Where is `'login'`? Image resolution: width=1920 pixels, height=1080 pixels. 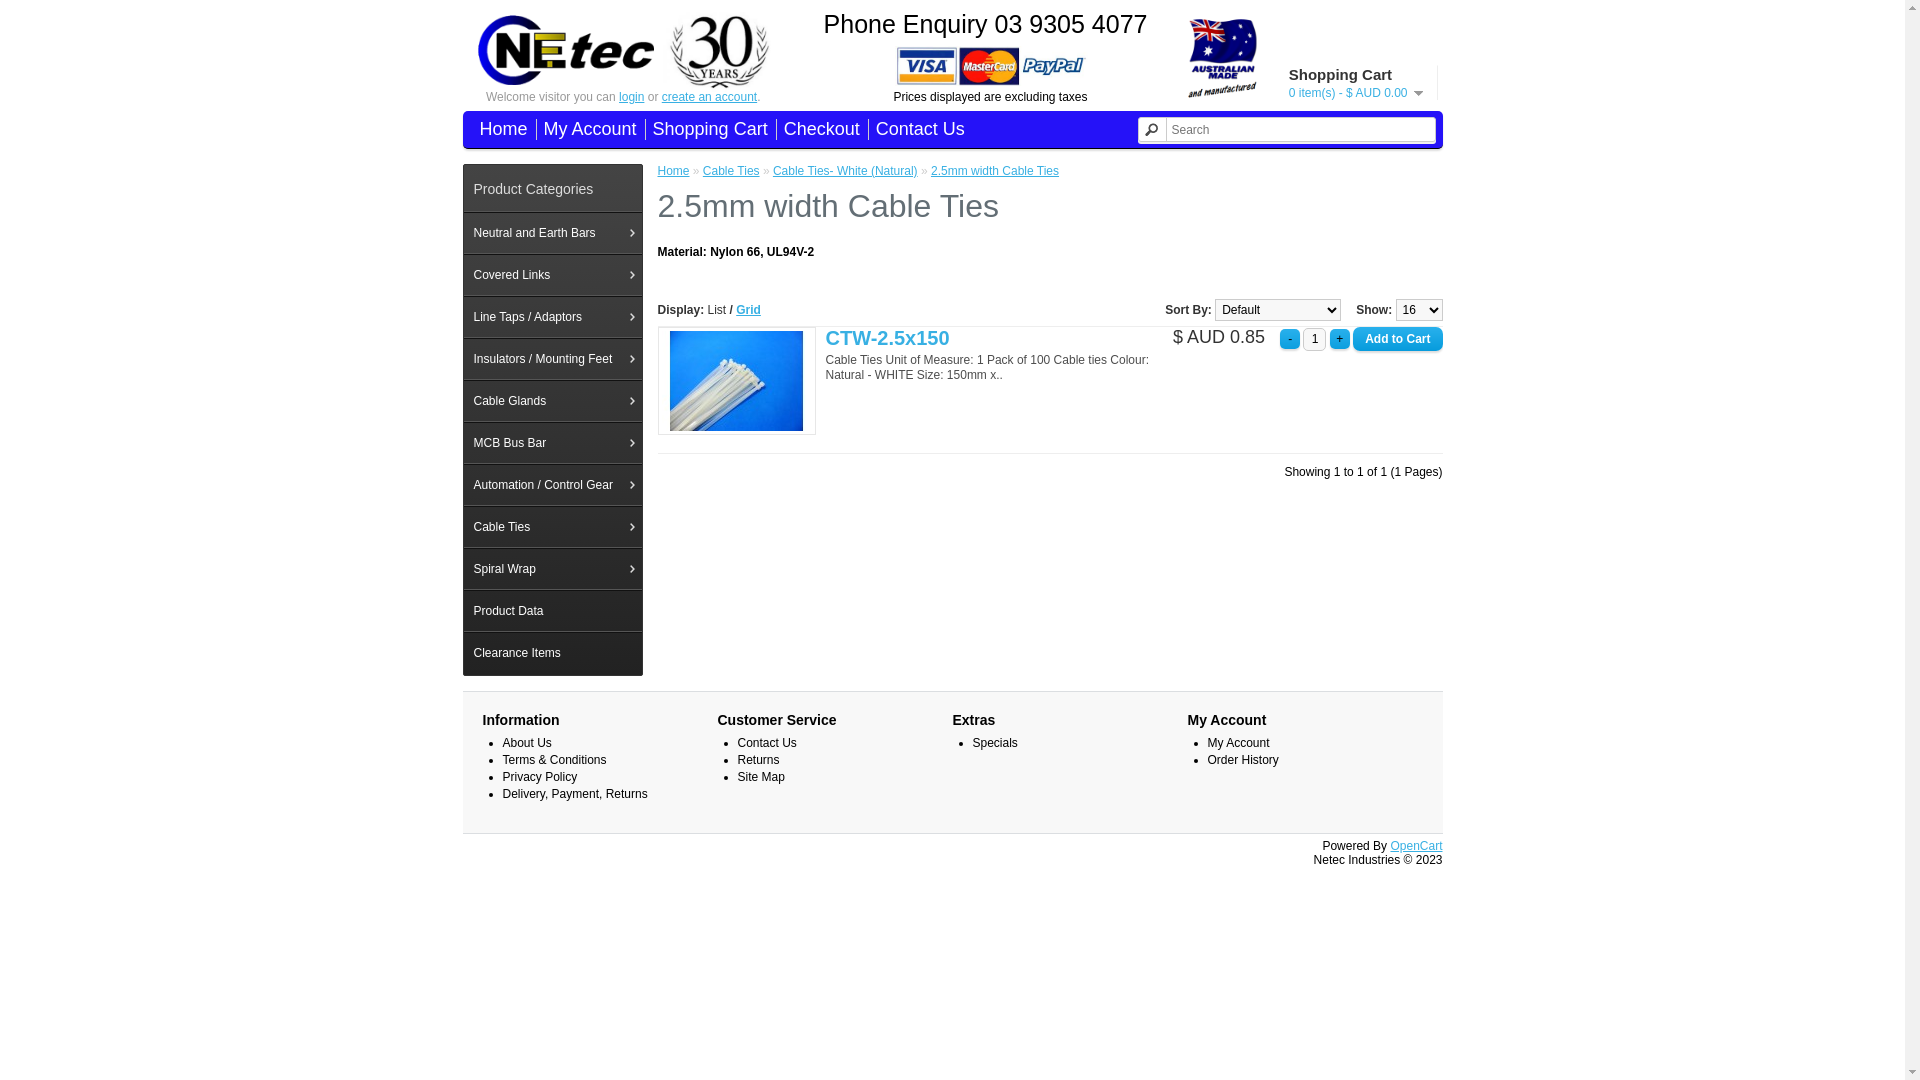
'login' is located at coordinates (618, 96).